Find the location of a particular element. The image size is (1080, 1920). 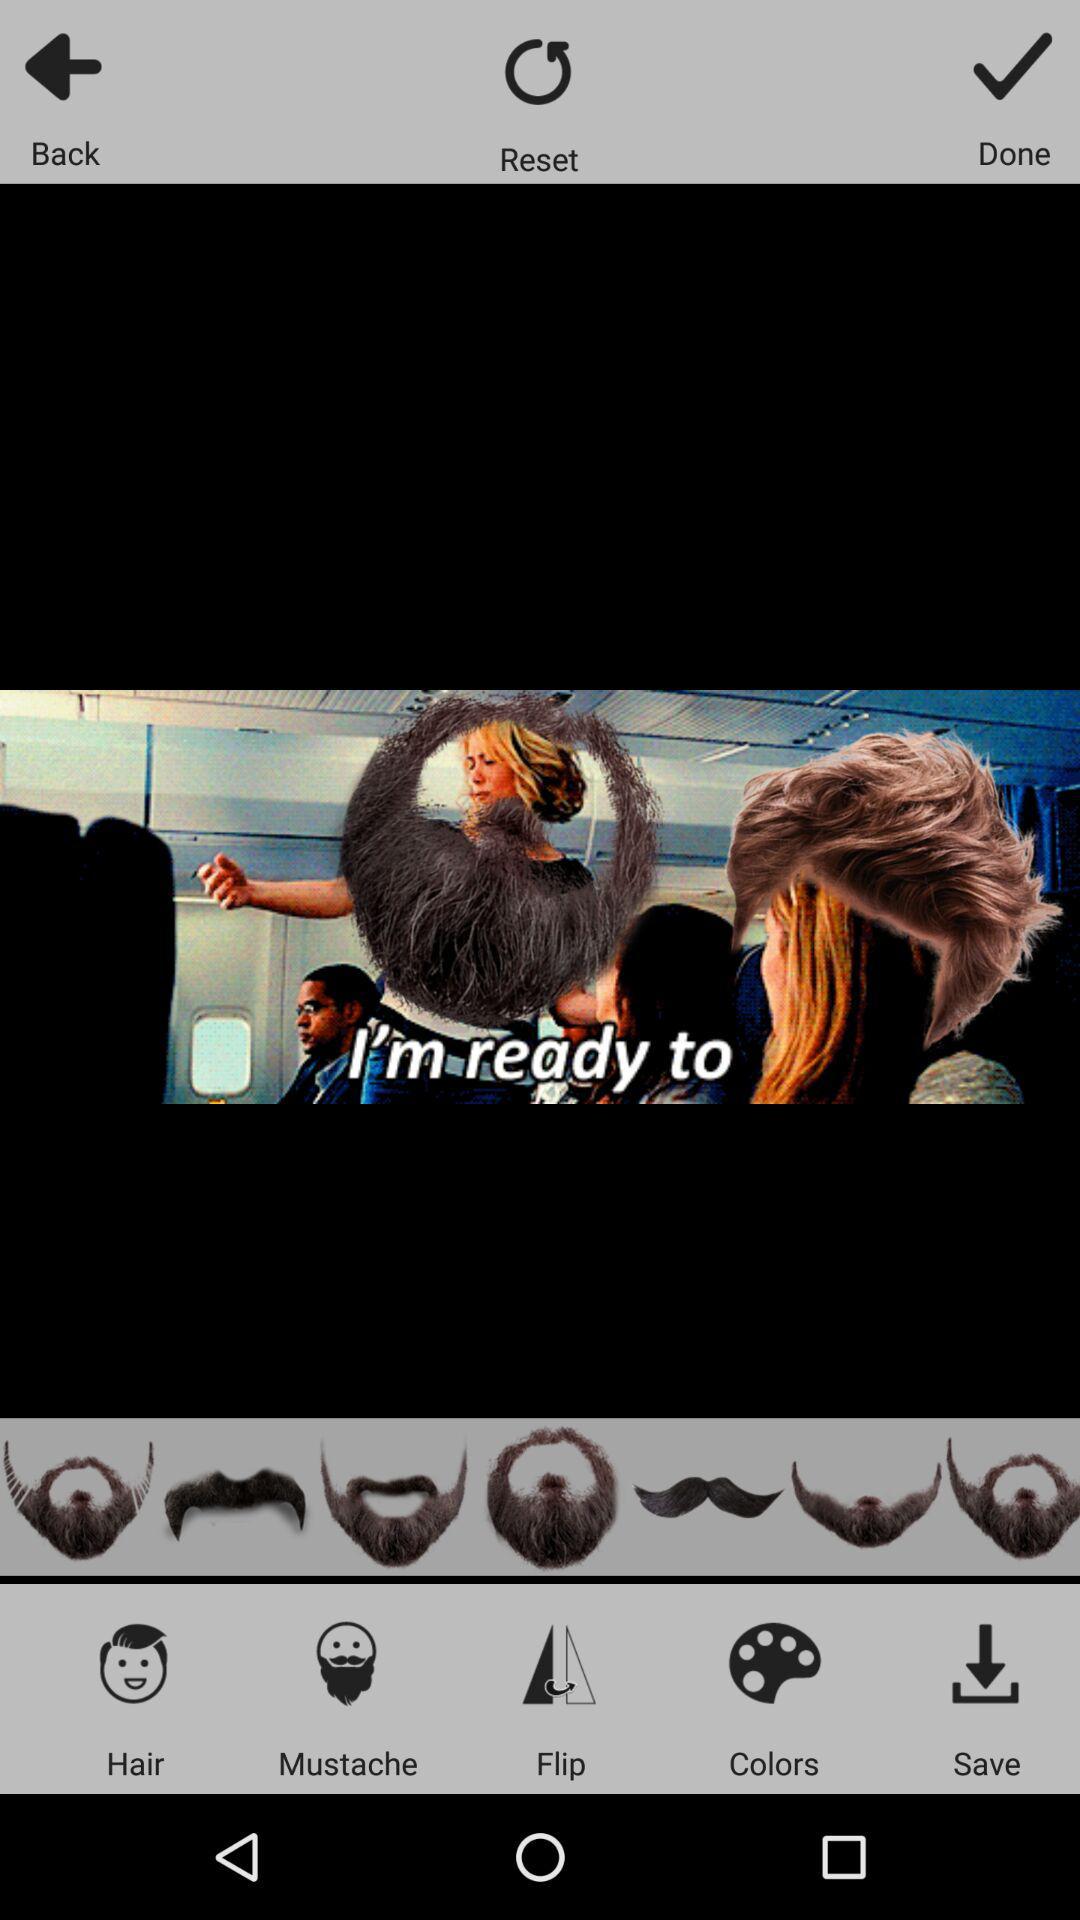

mustaches is located at coordinates (346, 1662).